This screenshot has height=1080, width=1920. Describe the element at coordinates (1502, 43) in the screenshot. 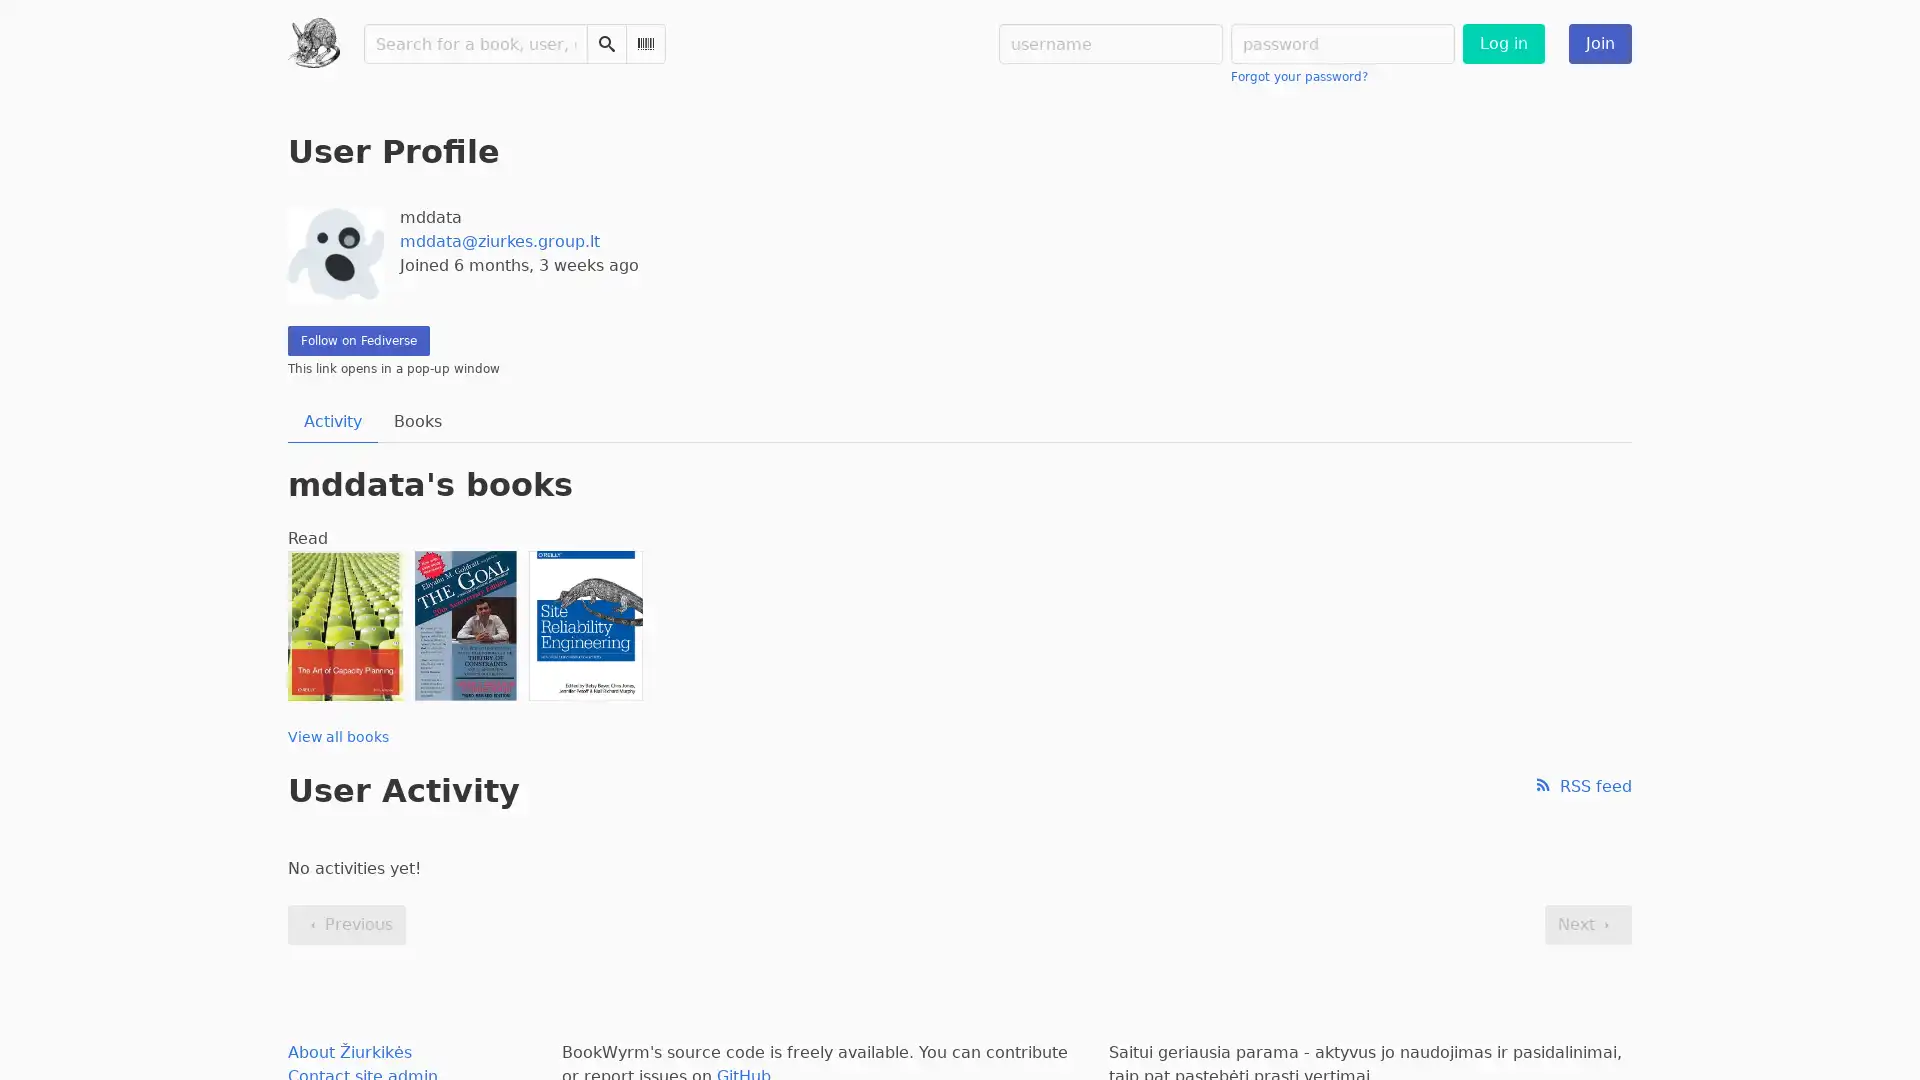

I see `Log in` at that location.